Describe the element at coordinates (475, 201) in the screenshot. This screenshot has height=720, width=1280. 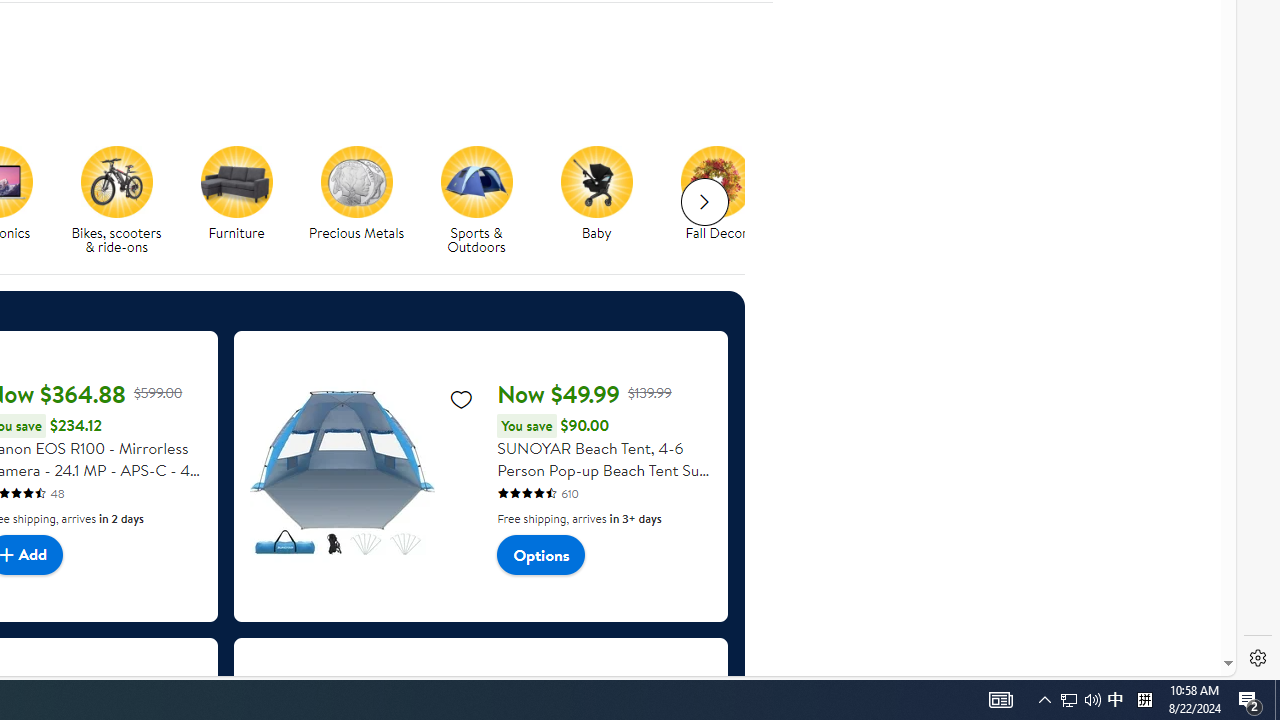
I see `'Sports & Outdoors Sports & Outdoors'` at that location.